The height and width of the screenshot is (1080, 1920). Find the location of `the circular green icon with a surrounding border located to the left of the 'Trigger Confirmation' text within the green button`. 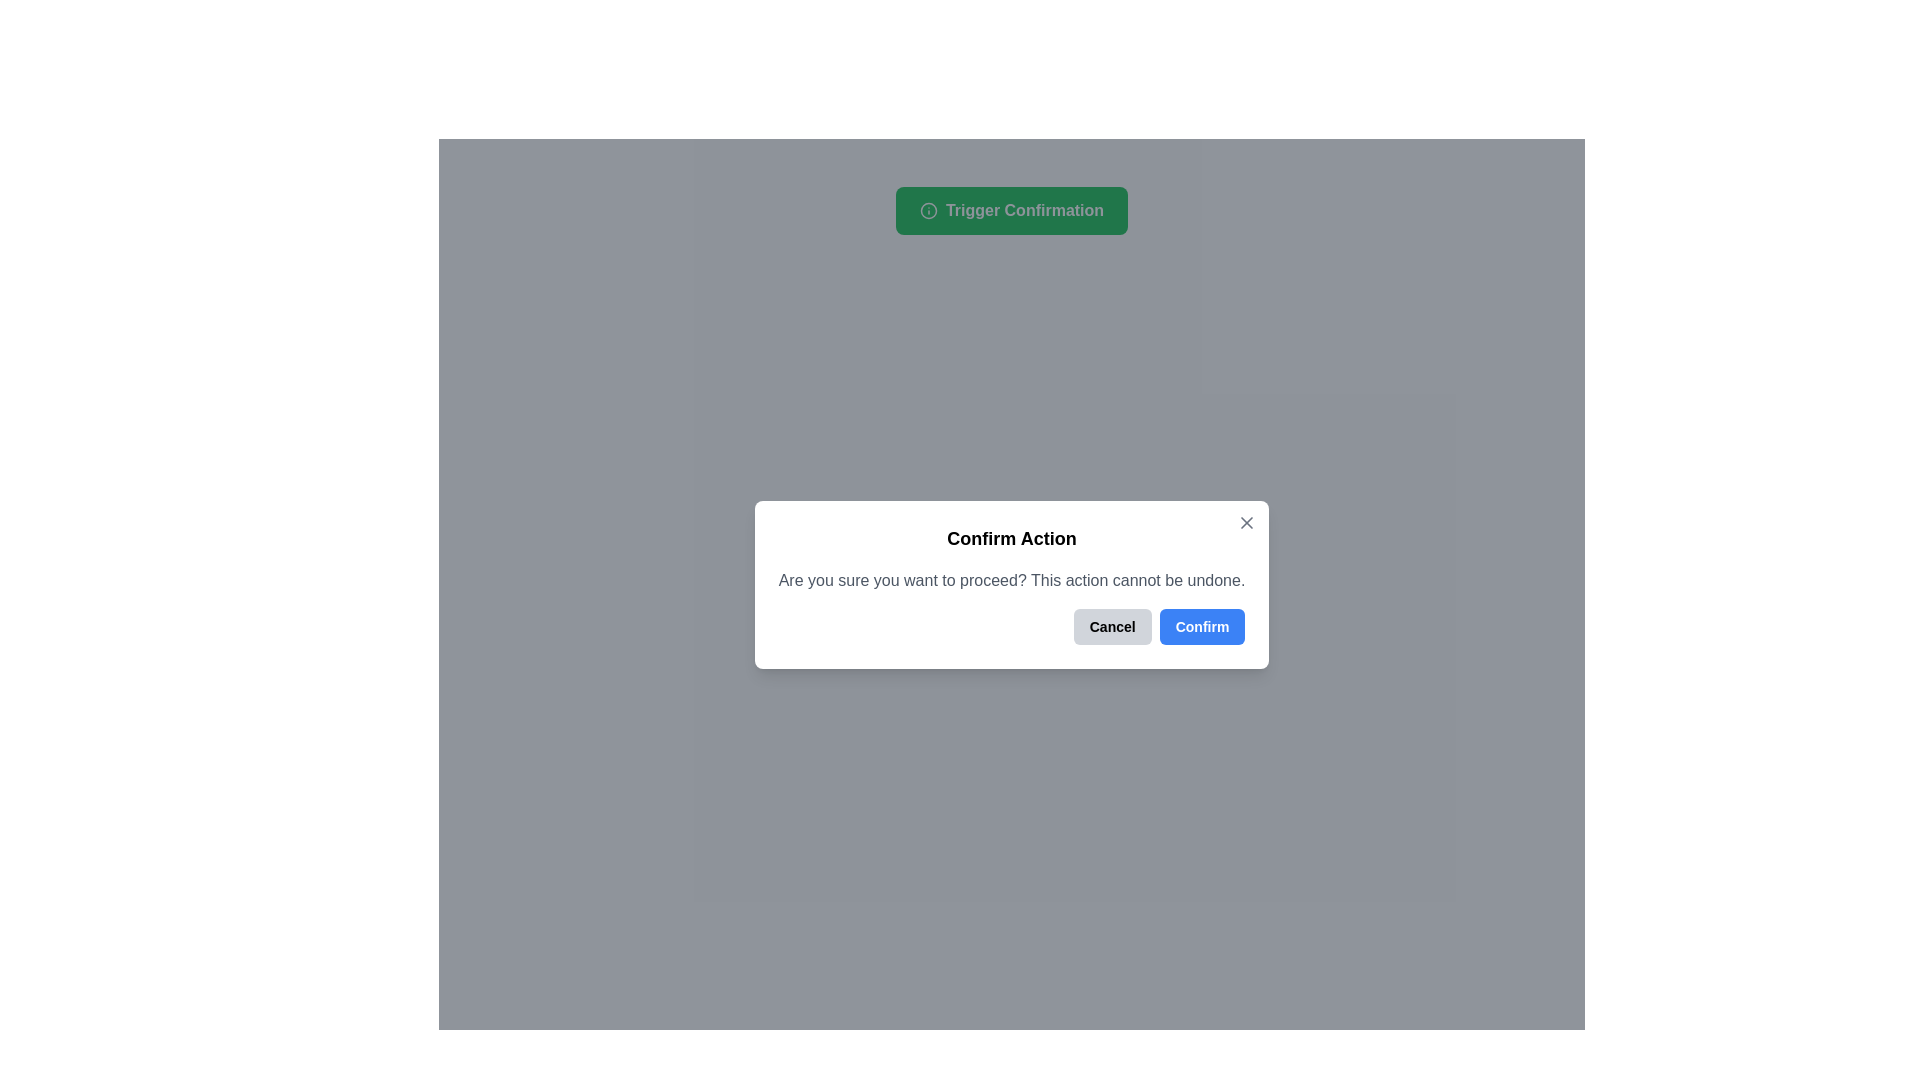

the circular green icon with a surrounding border located to the left of the 'Trigger Confirmation' text within the green button is located at coordinates (927, 211).